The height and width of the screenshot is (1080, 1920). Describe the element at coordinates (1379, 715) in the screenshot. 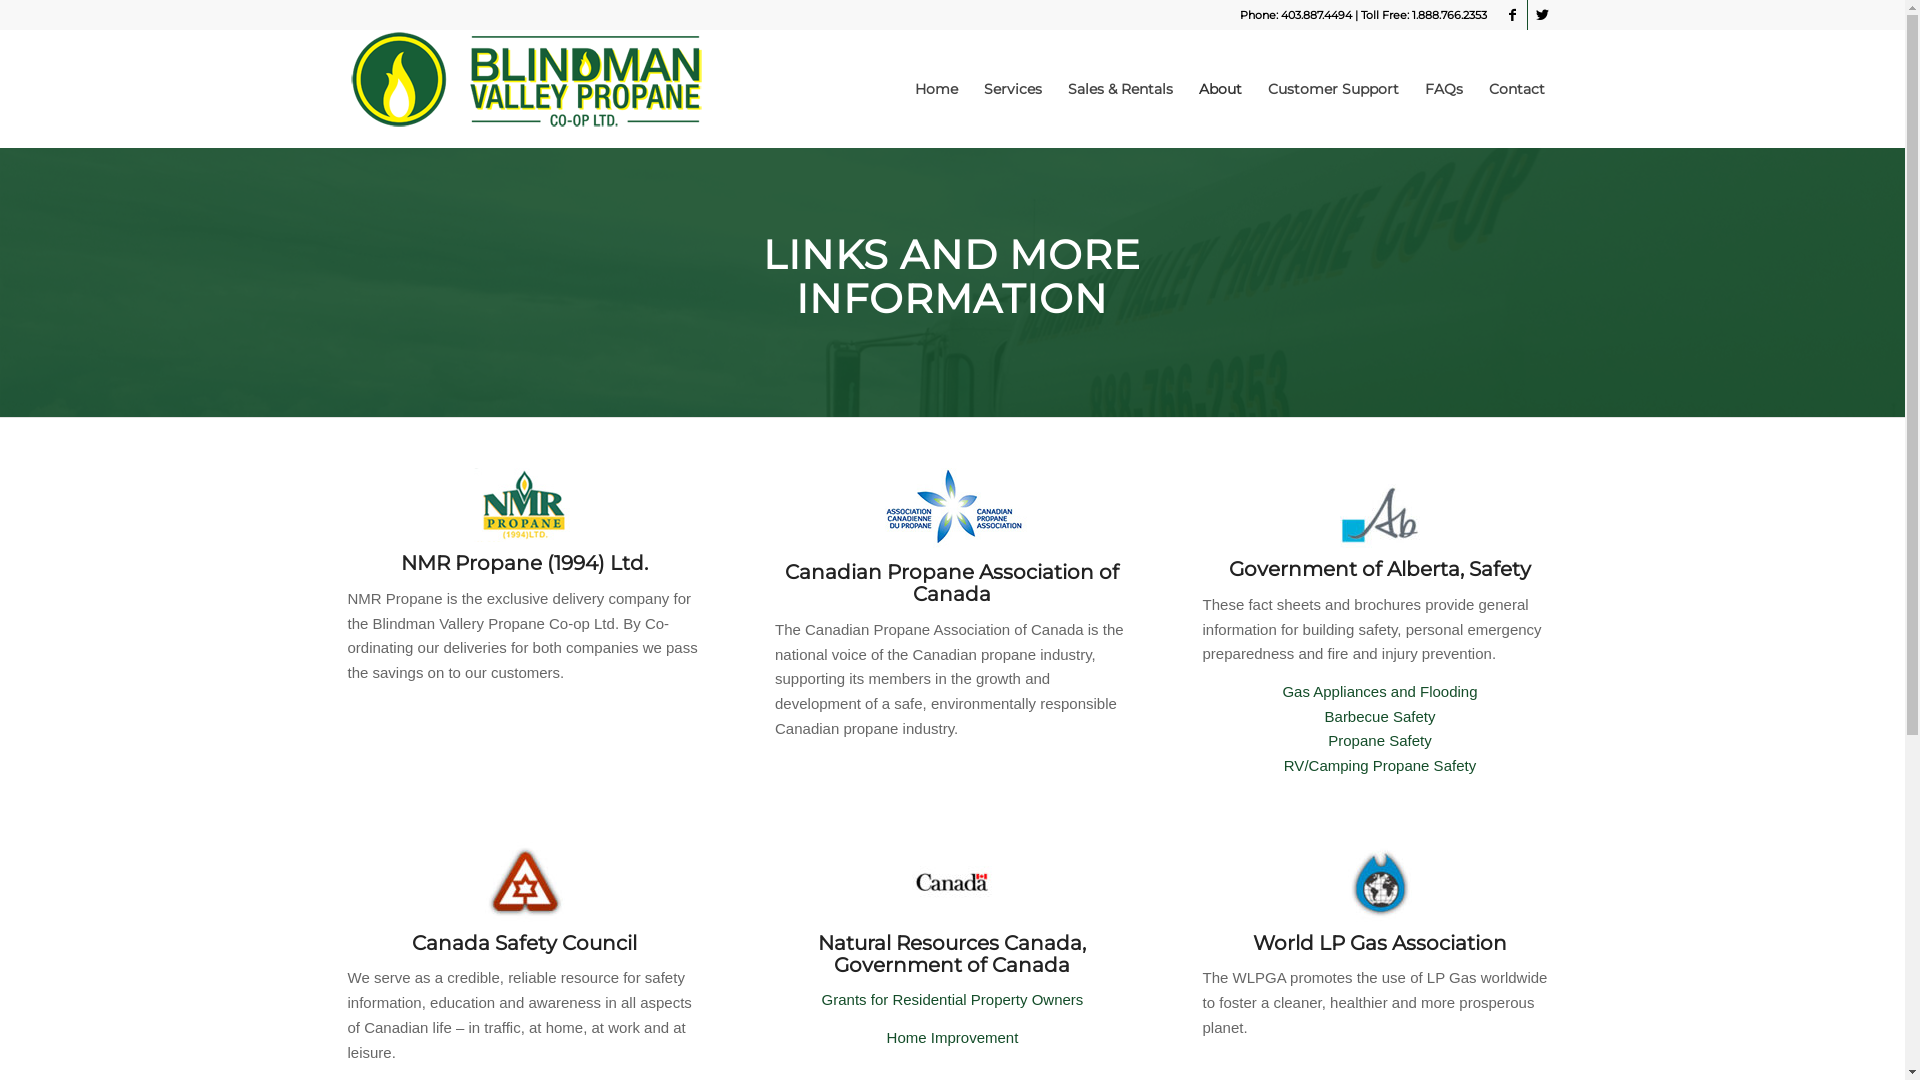

I see `'Barbecue Safety'` at that location.